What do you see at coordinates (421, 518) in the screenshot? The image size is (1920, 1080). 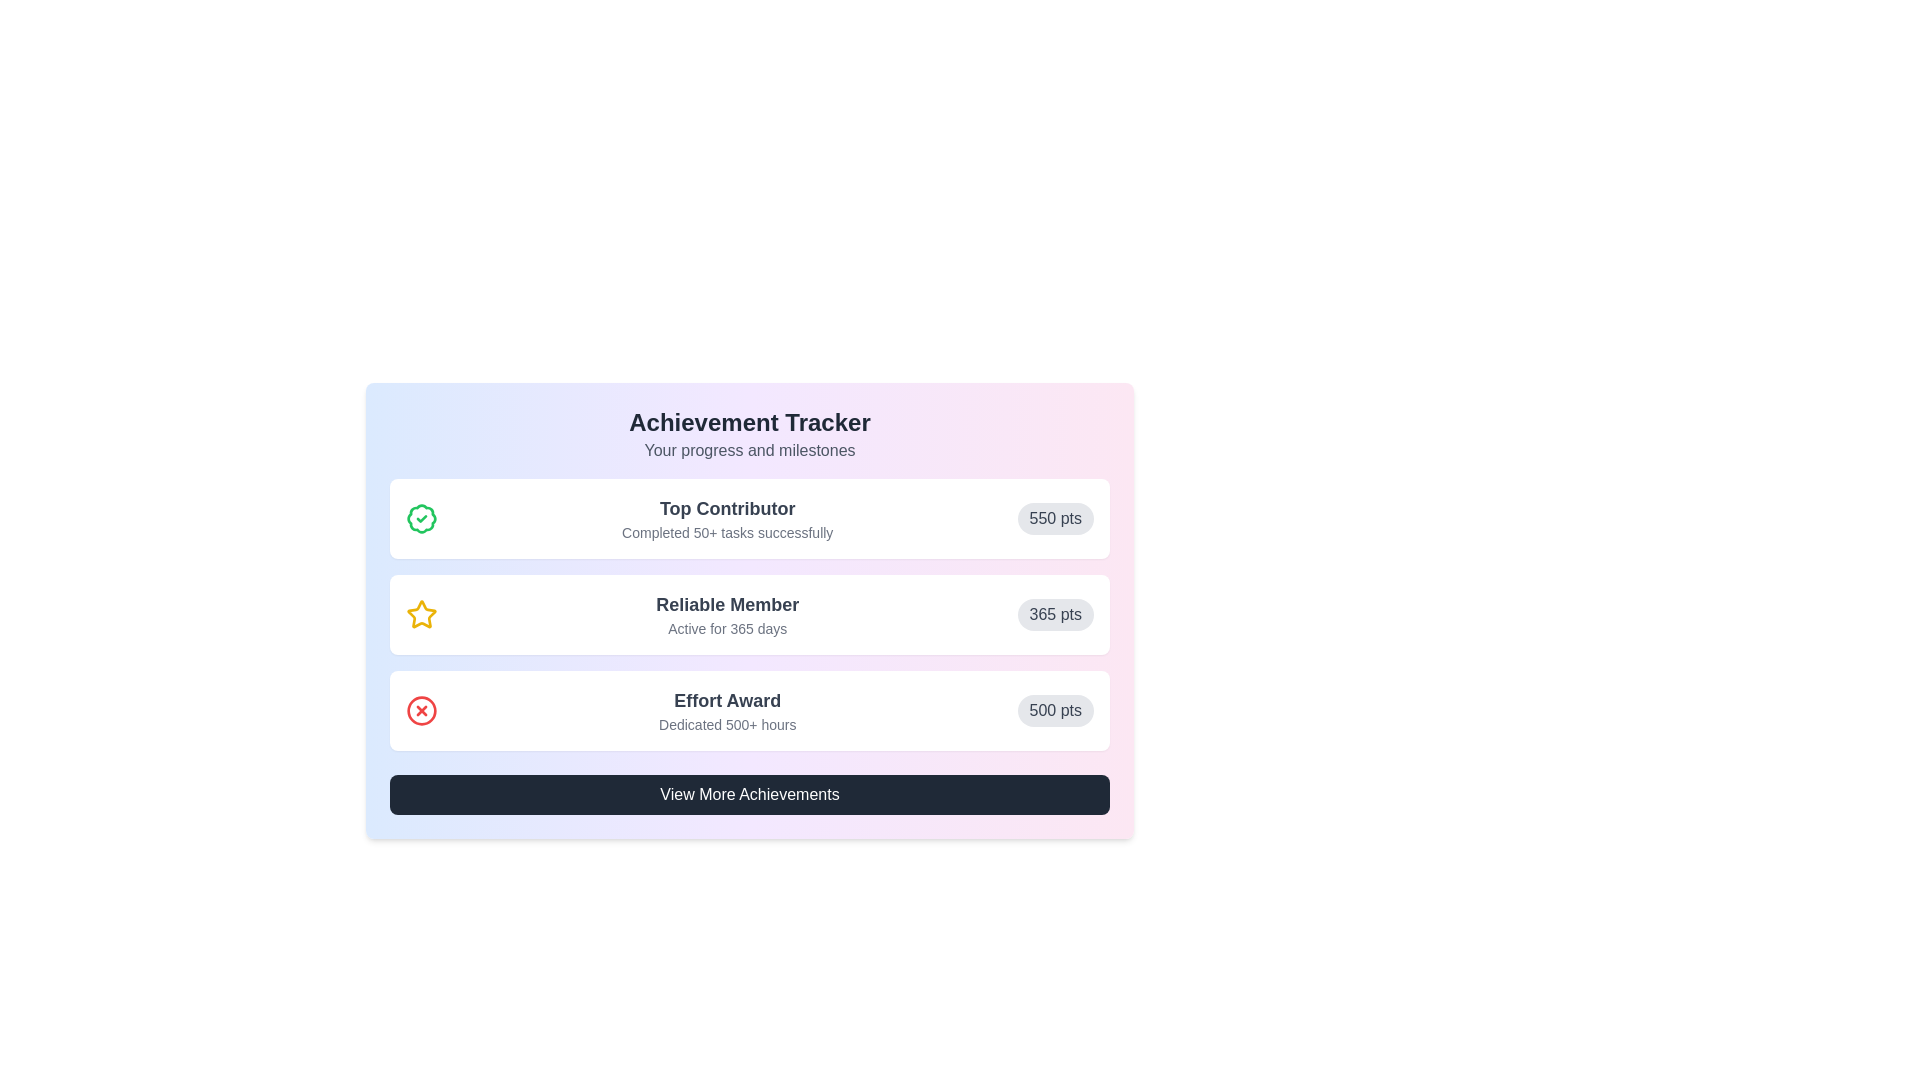 I see `the circular badge icon with a green outline and a checkmark symbol, which represents a successful task, located at the top-left corner of the 'Top Contributor' card` at bounding box center [421, 518].